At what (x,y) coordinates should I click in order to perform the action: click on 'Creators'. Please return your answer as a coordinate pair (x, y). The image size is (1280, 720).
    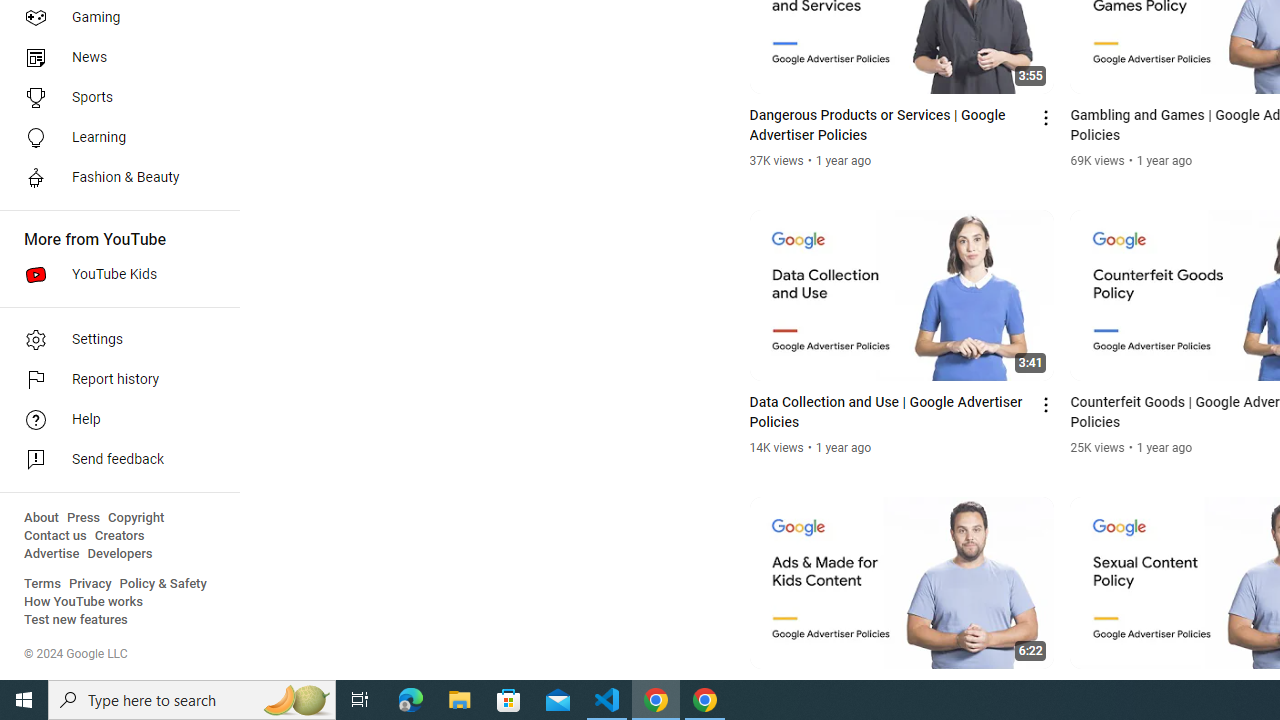
    Looking at the image, I should click on (118, 535).